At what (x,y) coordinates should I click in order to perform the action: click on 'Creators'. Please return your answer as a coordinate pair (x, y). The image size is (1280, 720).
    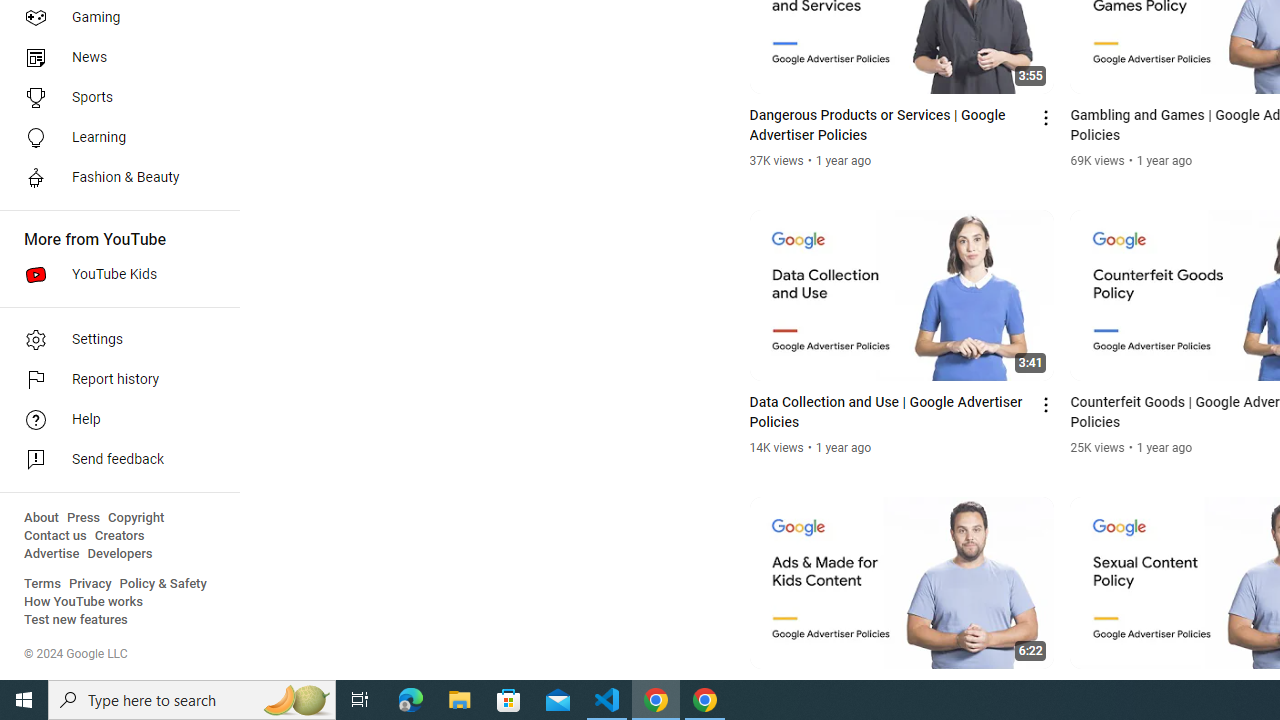
    Looking at the image, I should click on (118, 535).